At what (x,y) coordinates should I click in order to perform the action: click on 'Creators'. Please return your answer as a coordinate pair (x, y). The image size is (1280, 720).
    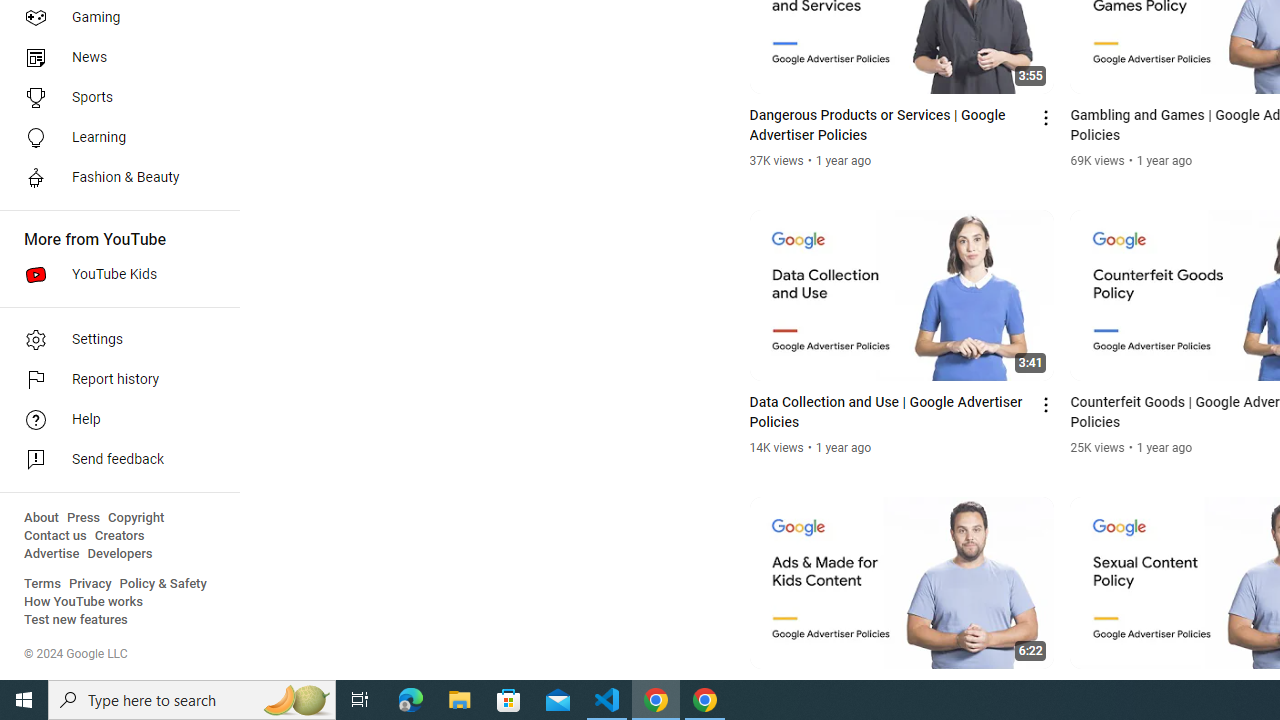
    Looking at the image, I should click on (118, 535).